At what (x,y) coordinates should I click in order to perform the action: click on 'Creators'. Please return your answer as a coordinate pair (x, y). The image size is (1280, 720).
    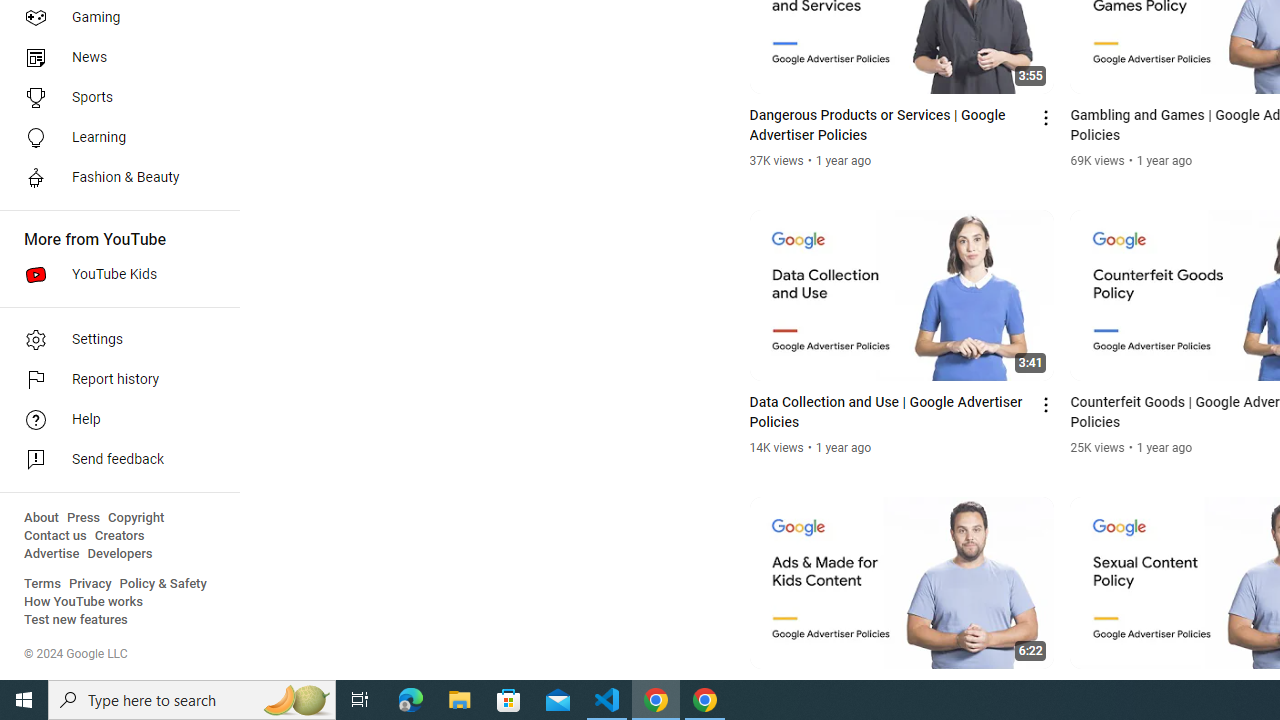
    Looking at the image, I should click on (118, 535).